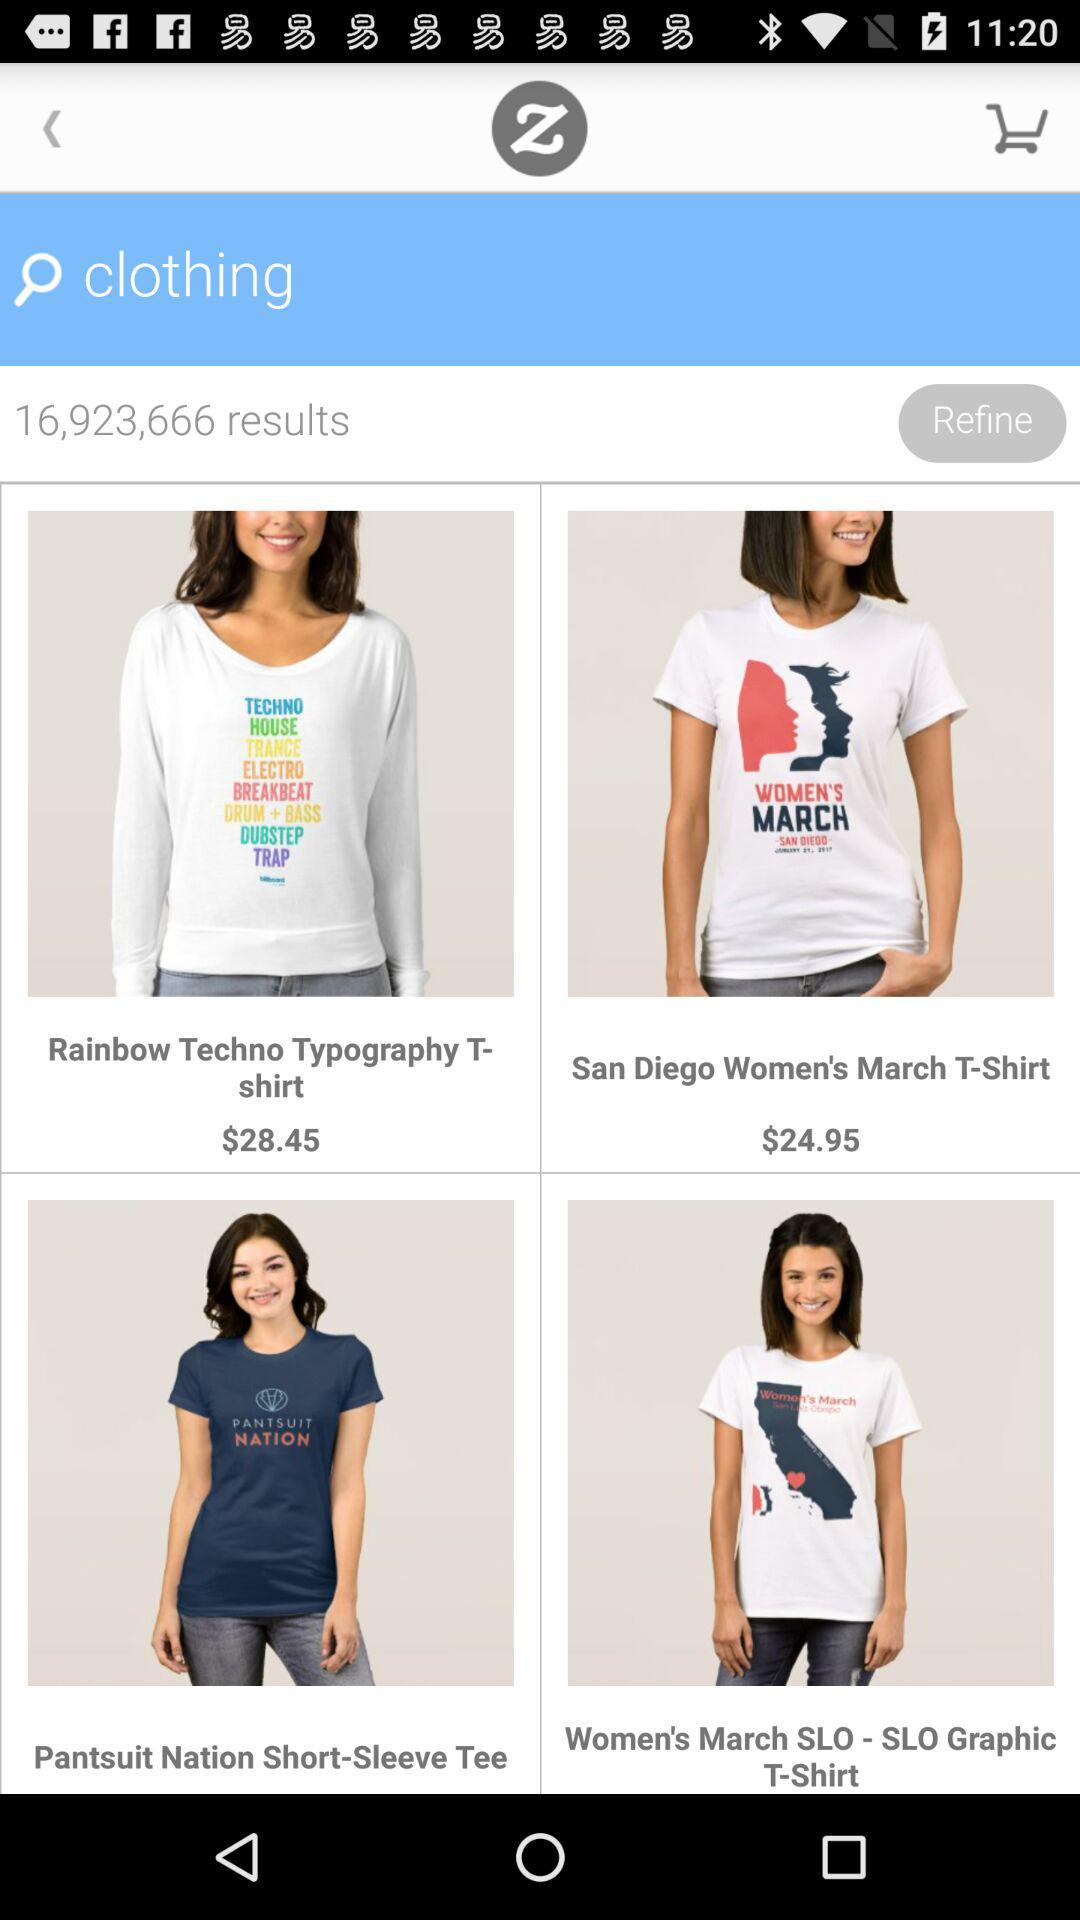  What do you see at coordinates (981, 422) in the screenshot?
I see `item next to the 16 923 666 icon` at bounding box center [981, 422].